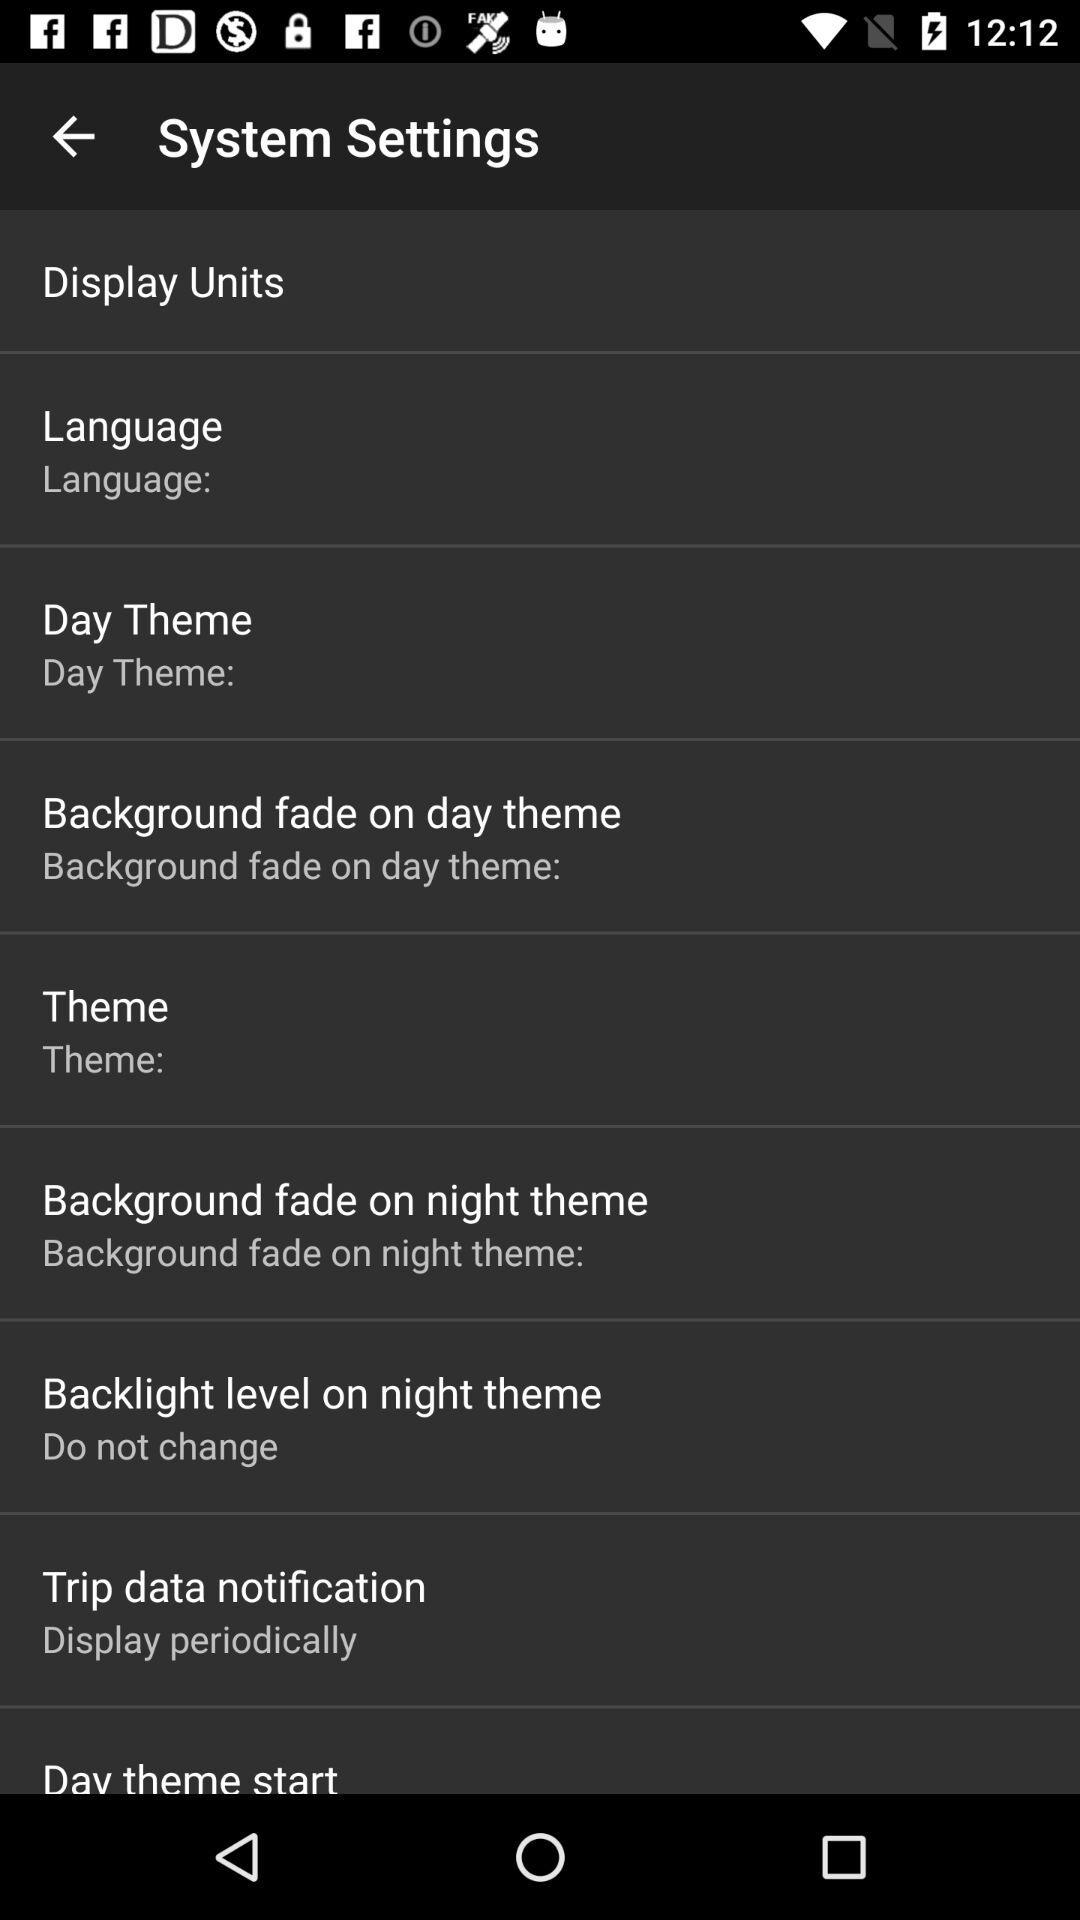  I want to click on the icon above display units icon, so click(72, 135).